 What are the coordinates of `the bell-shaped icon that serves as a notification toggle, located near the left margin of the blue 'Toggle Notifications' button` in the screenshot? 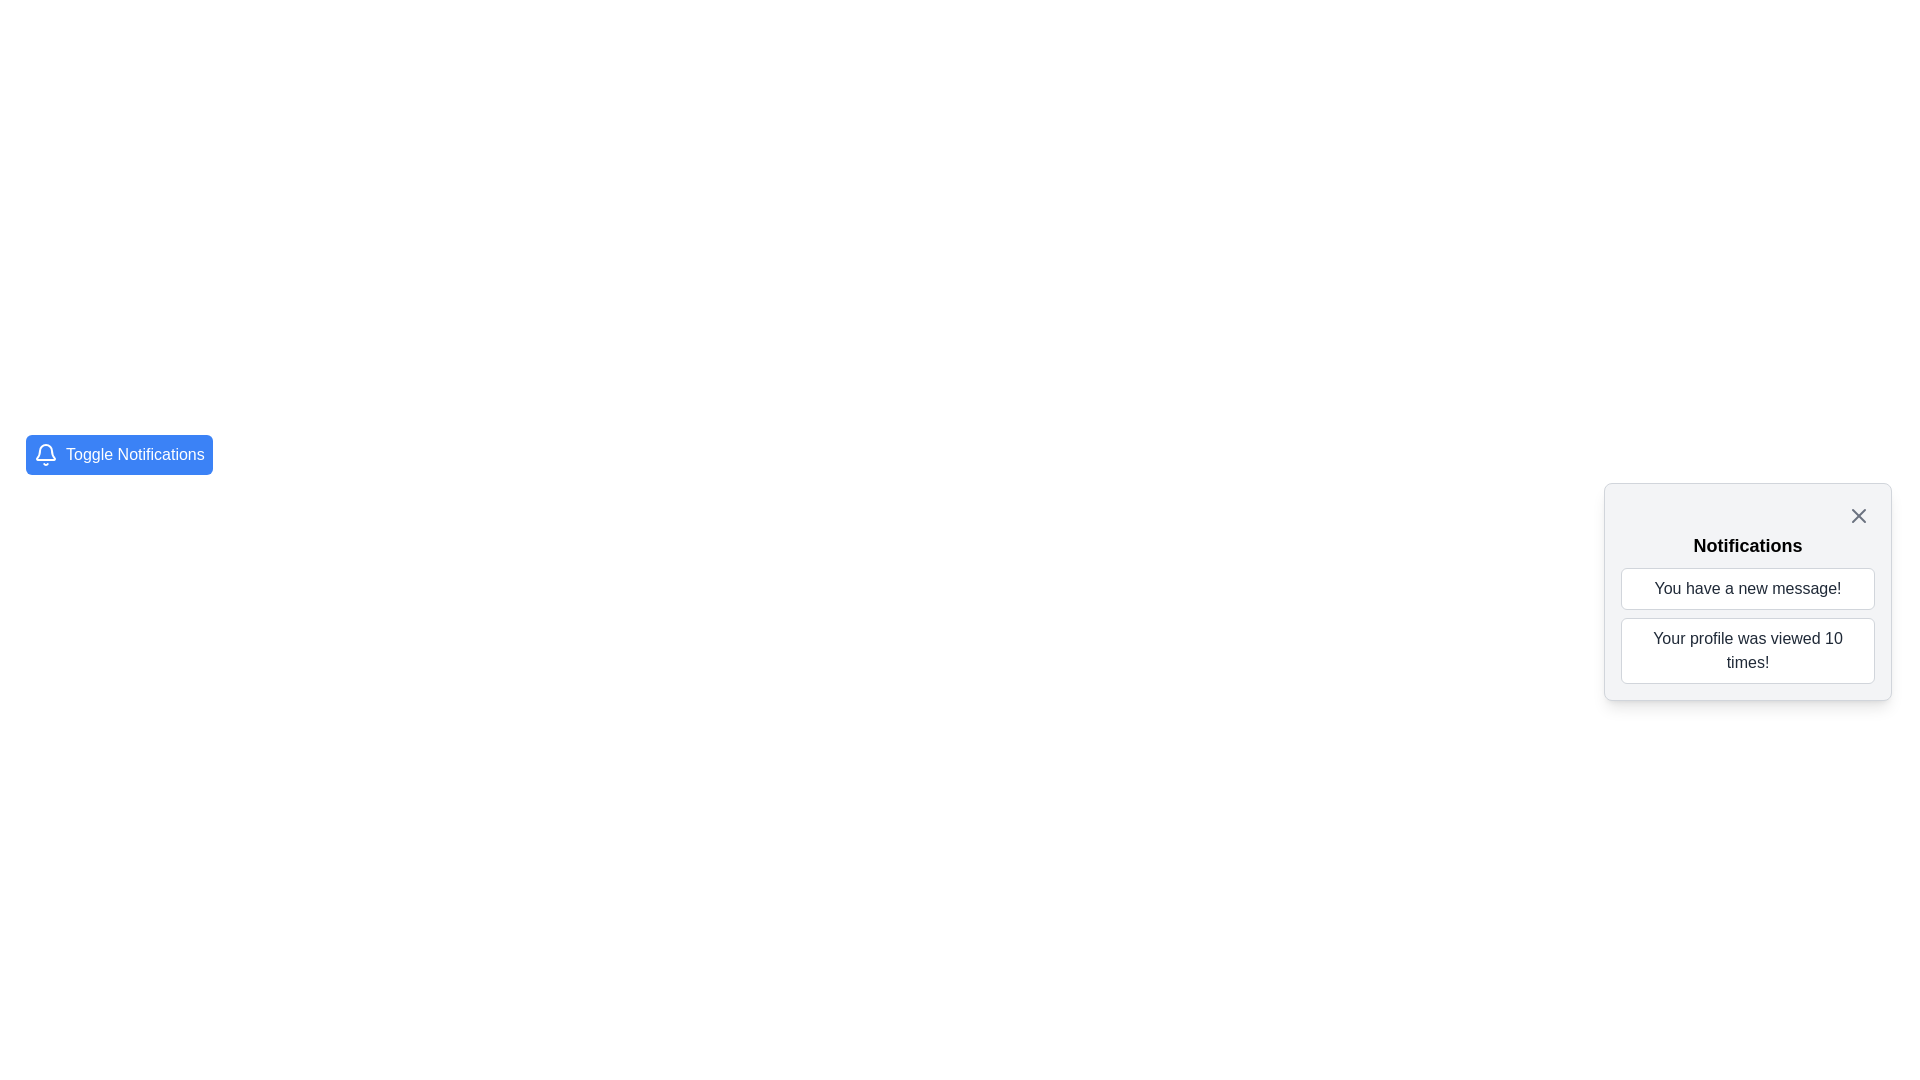 It's located at (46, 452).